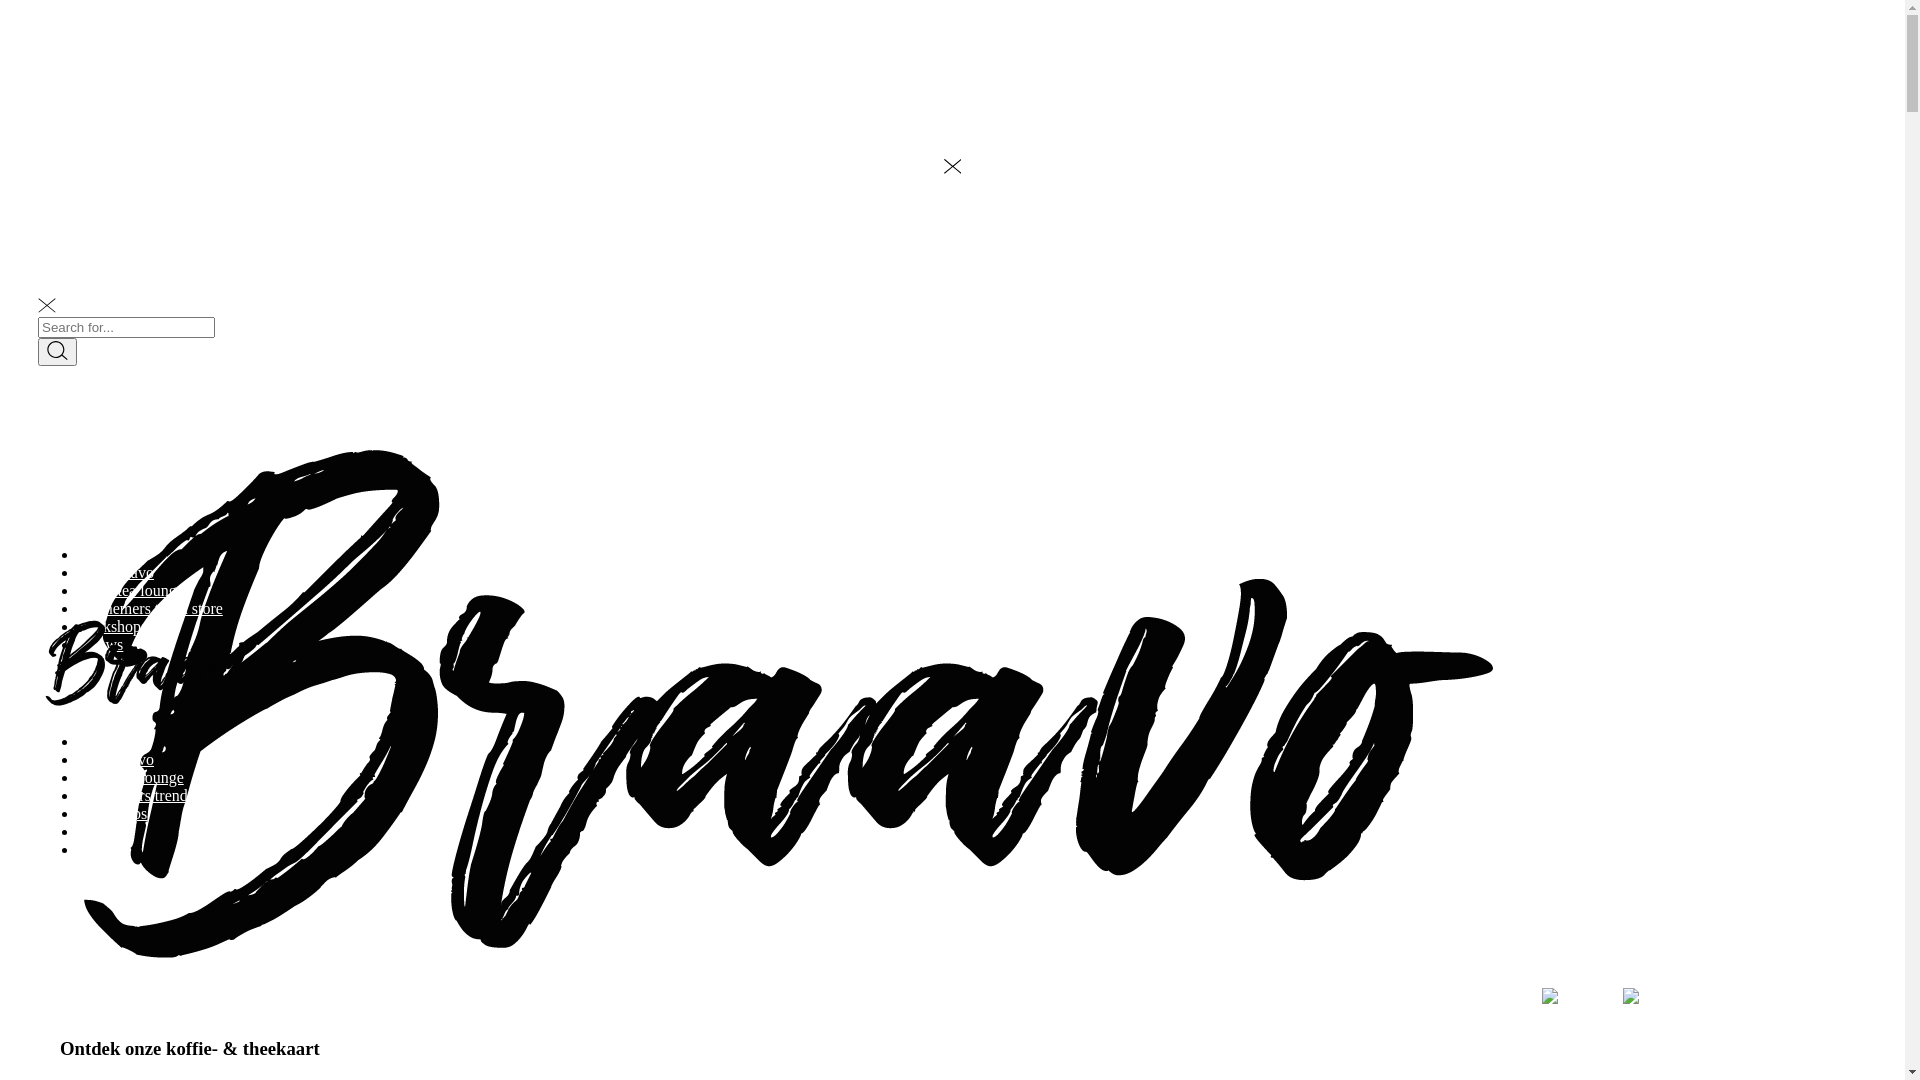 This screenshot has height=1080, width=1920. Describe the element at coordinates (95, 554) in the screenshot. I see `'home'` at that location.